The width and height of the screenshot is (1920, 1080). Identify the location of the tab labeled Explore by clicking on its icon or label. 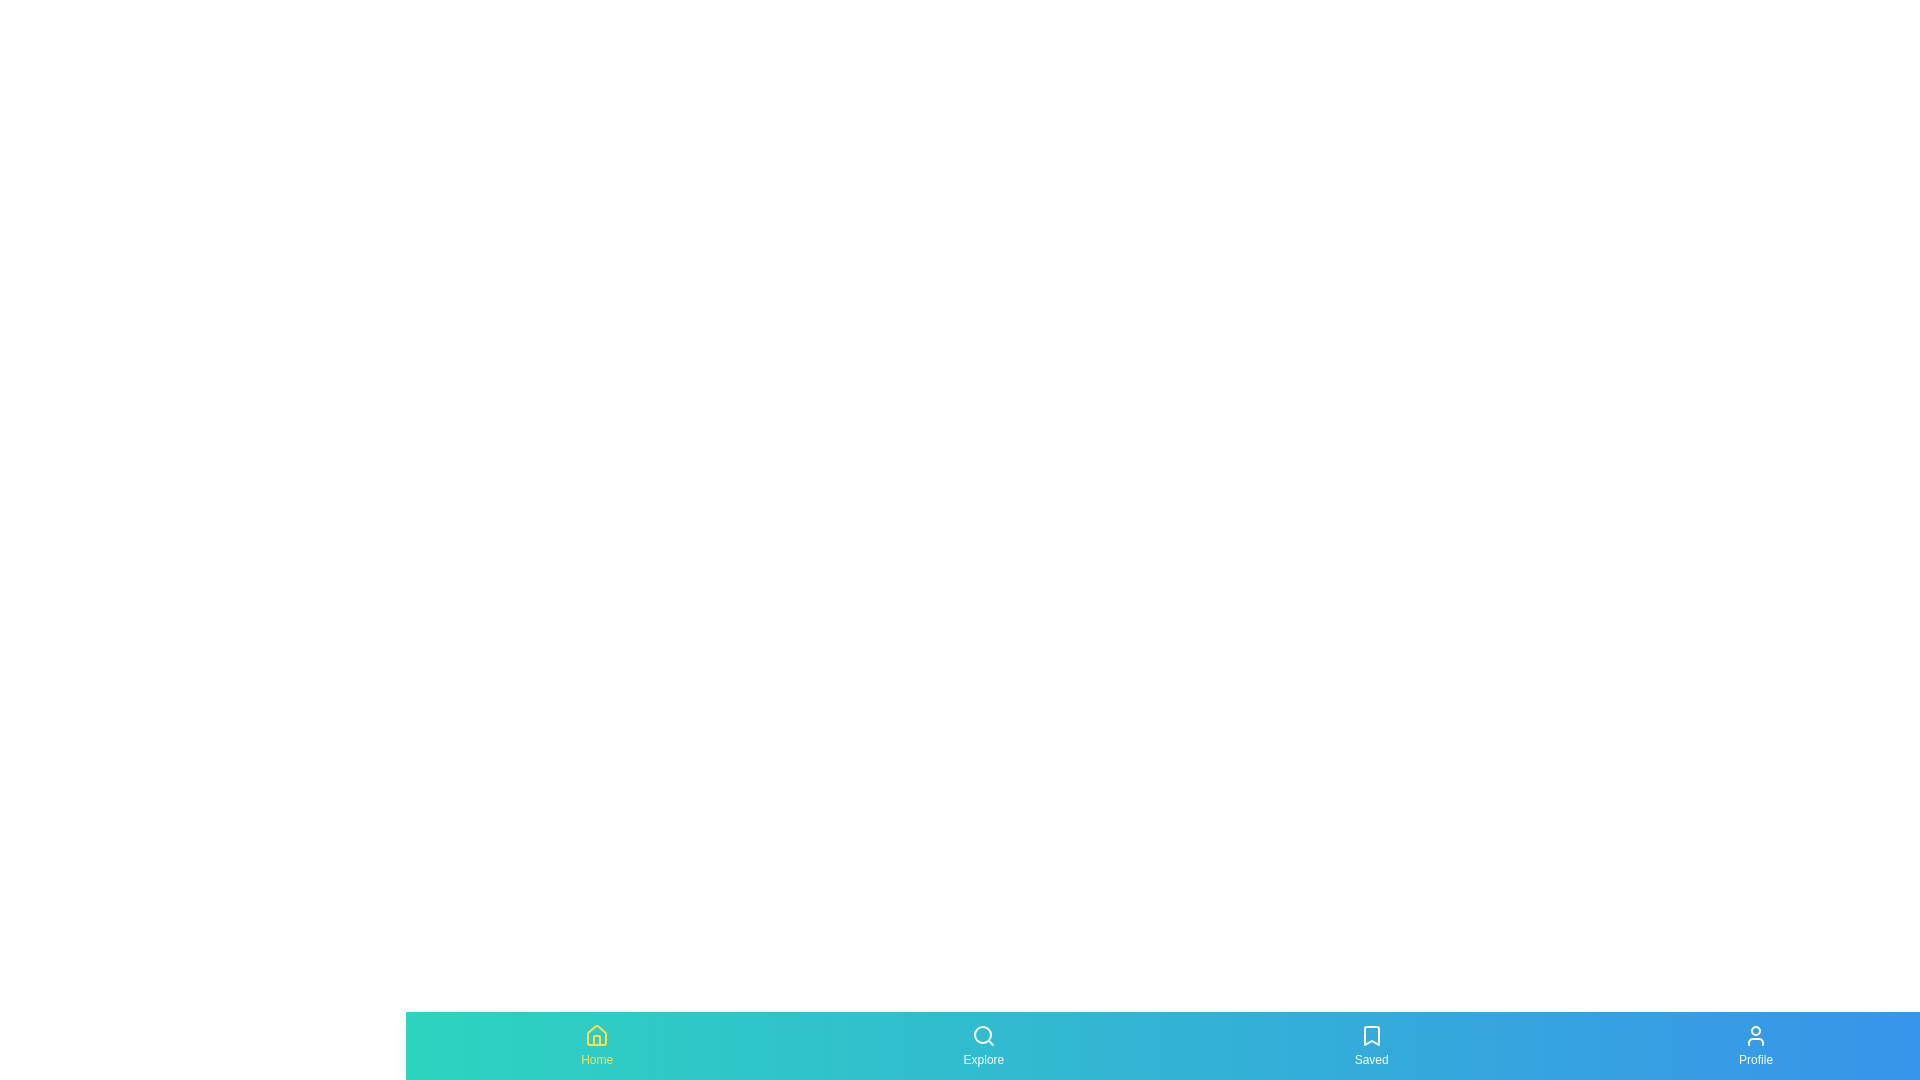
(983, 1044).